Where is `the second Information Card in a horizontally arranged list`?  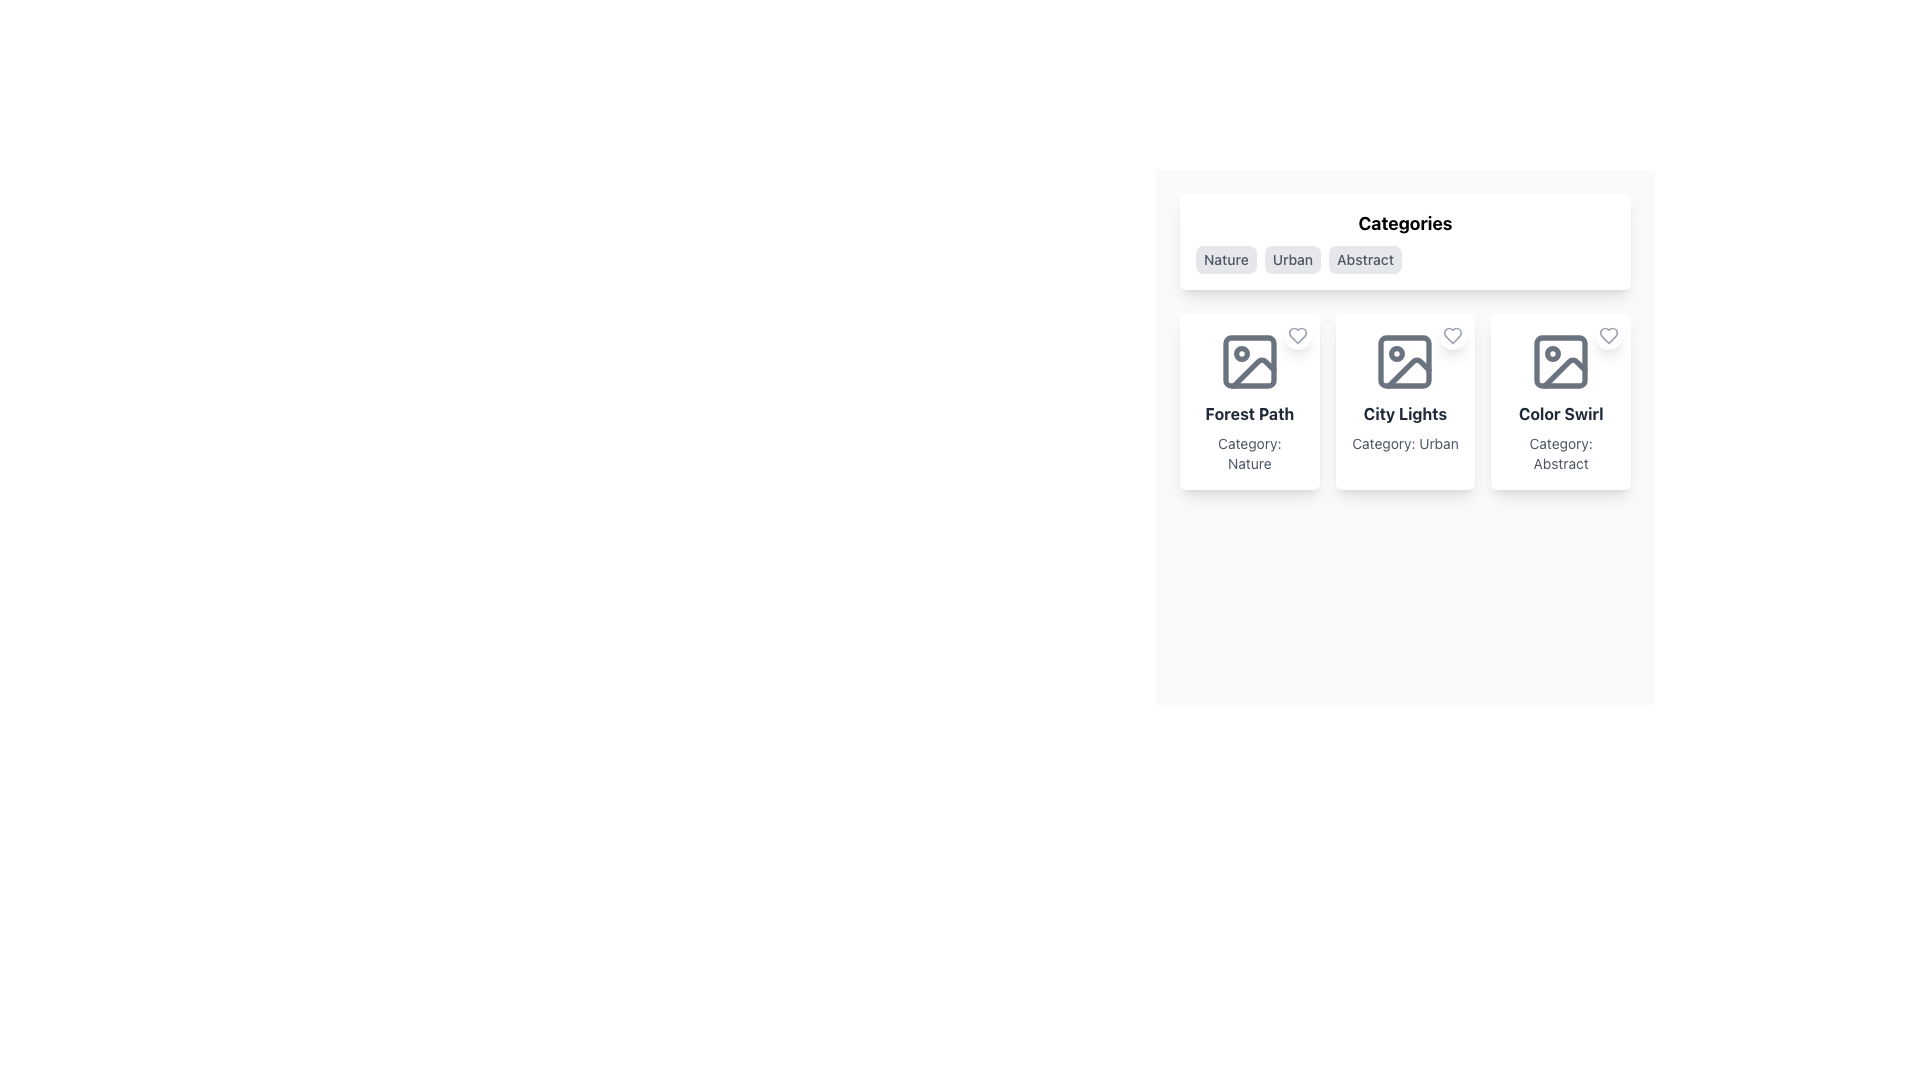
the second Information Card in a horizontally arranged list is located at coordinates (1404, 392).